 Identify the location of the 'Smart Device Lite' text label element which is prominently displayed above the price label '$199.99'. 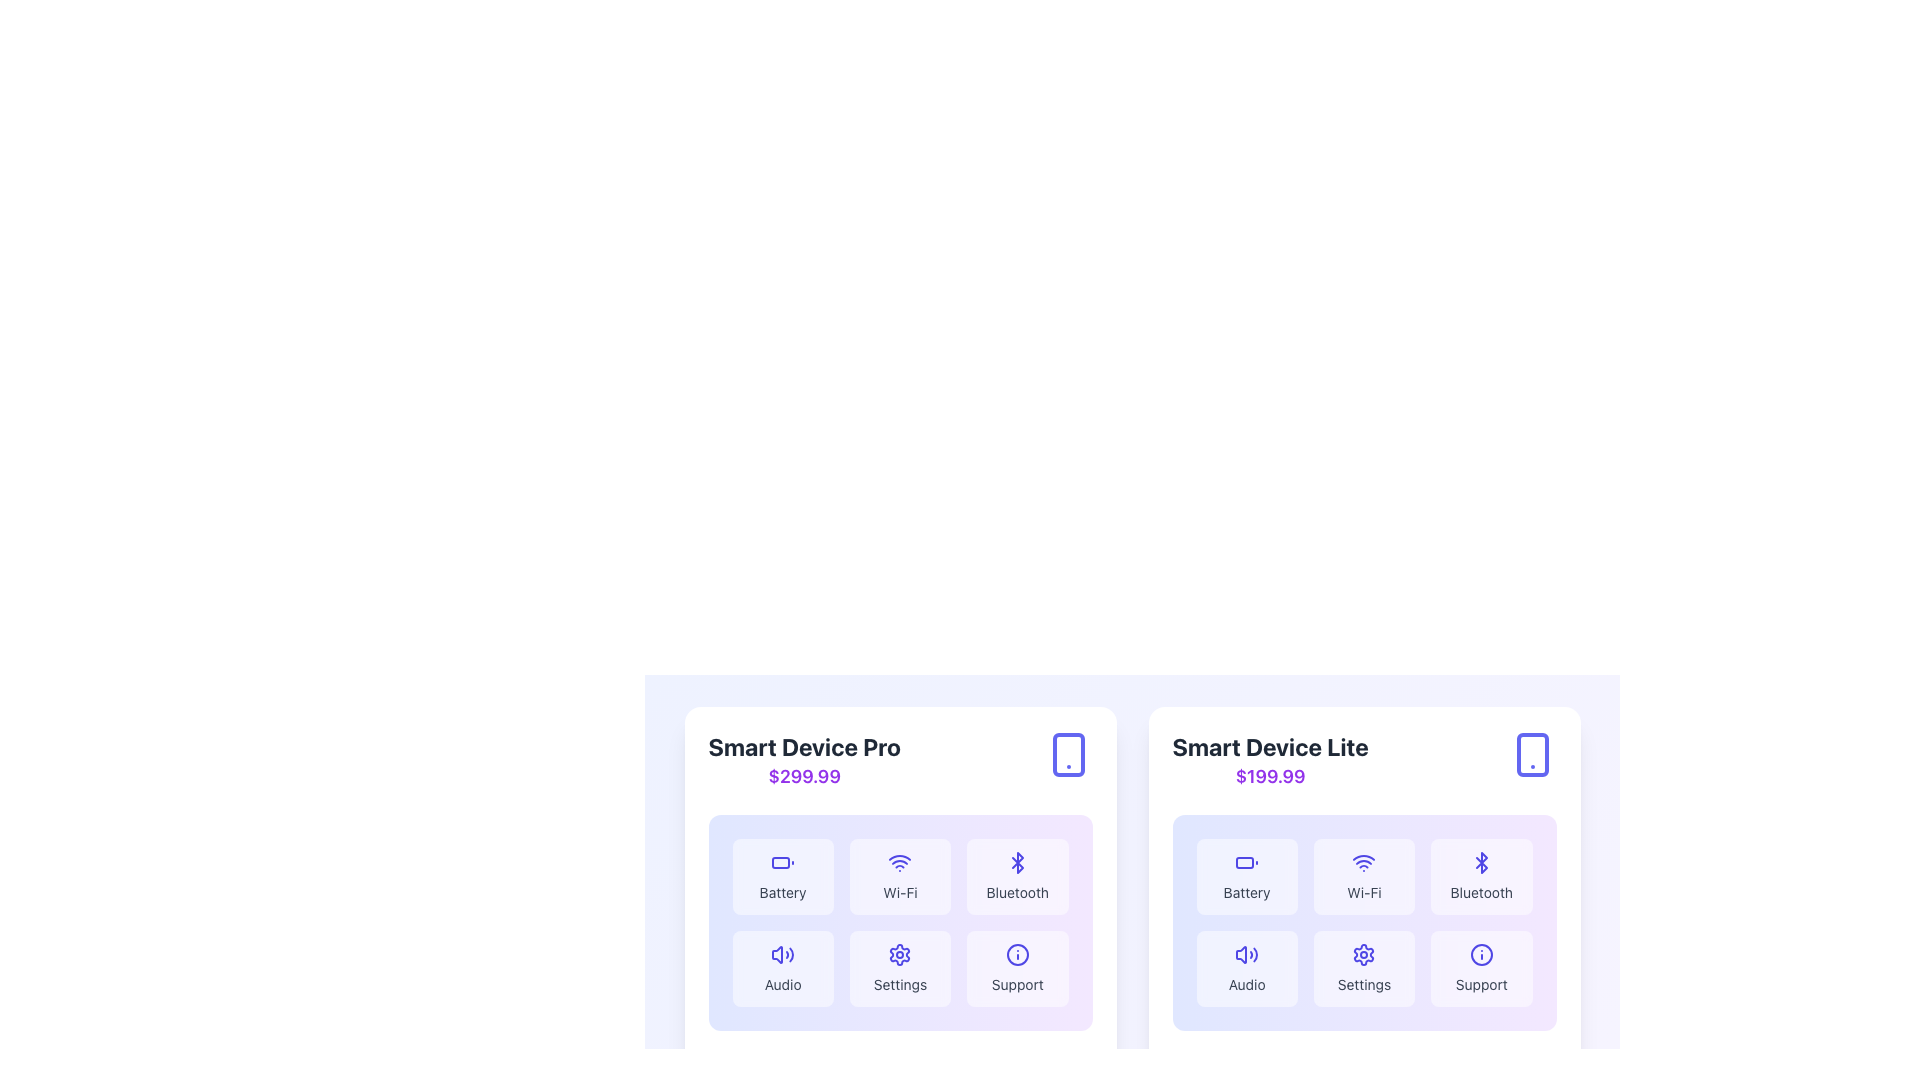
(1269, 747).